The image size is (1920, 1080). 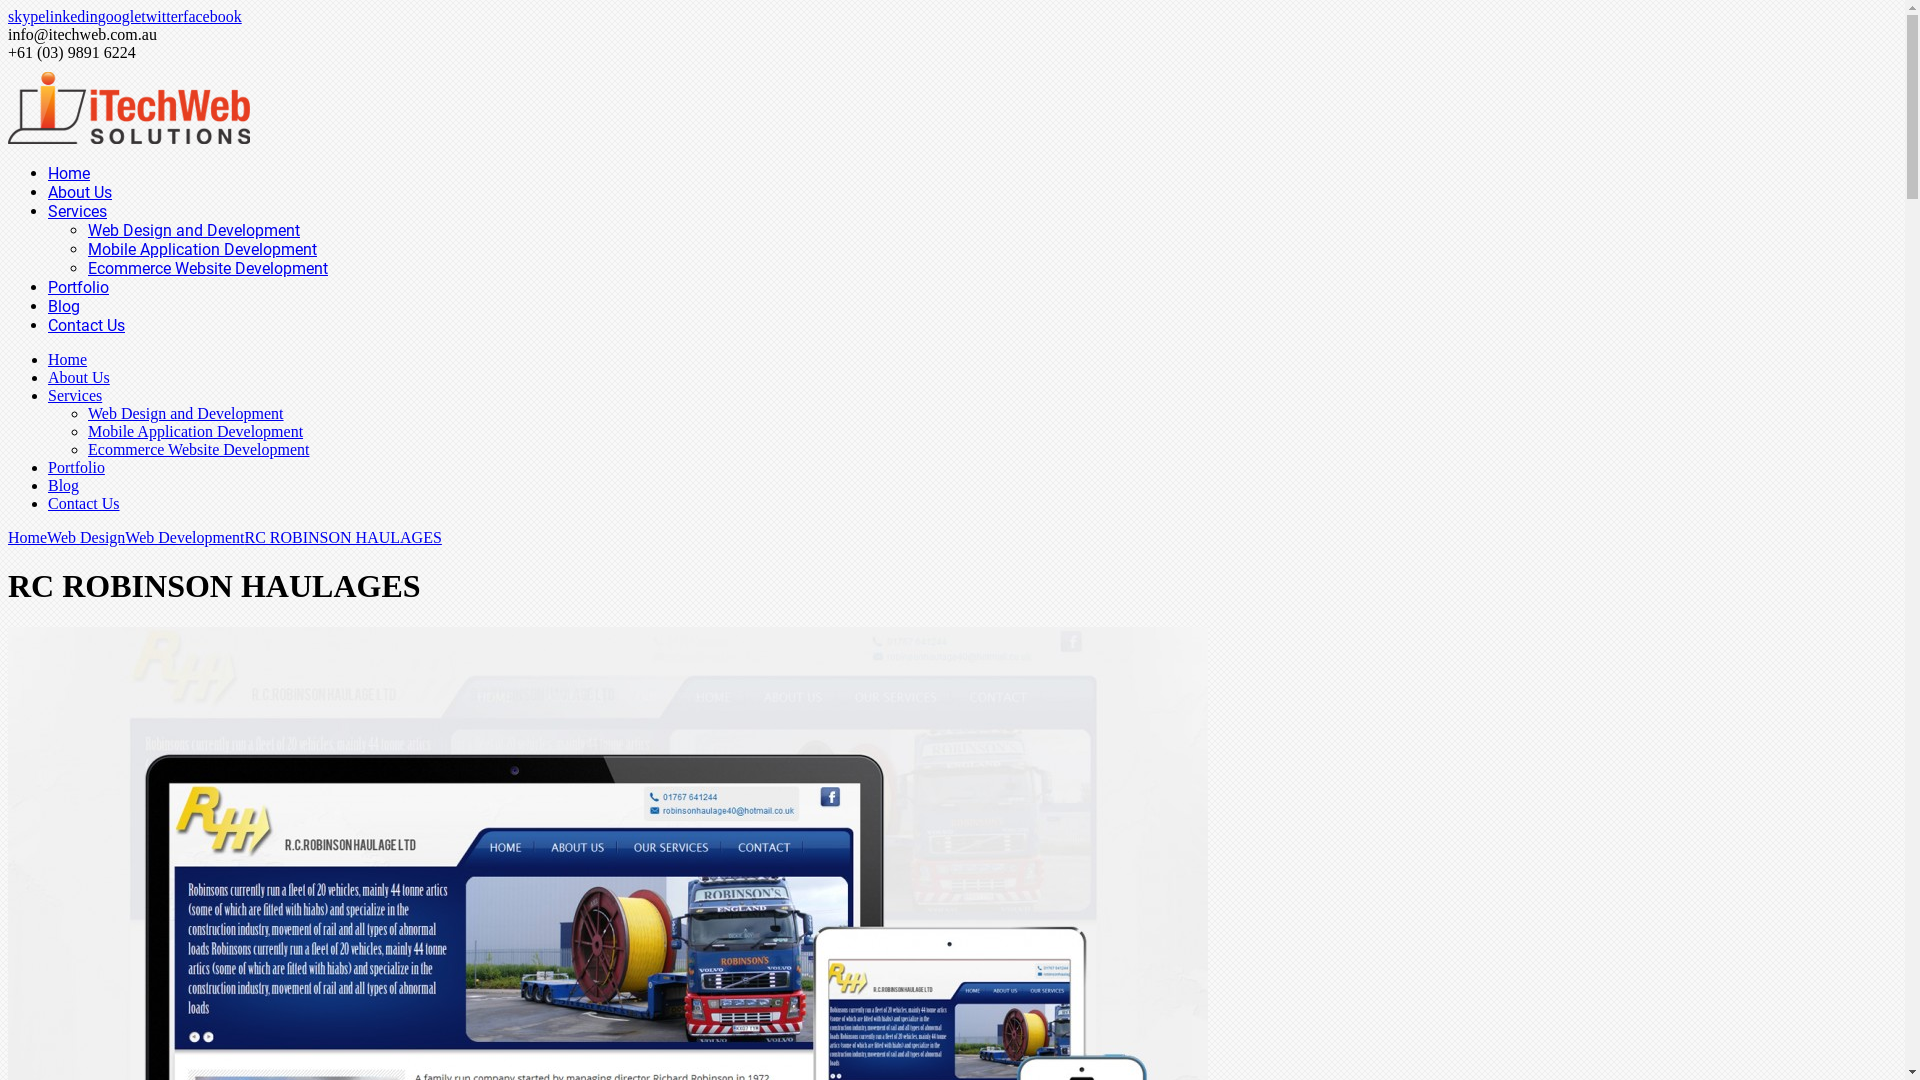 What do you see at coordinates (139, 16) in the screenshot?
I see `'twitter'` at bounding box center [139, 16].